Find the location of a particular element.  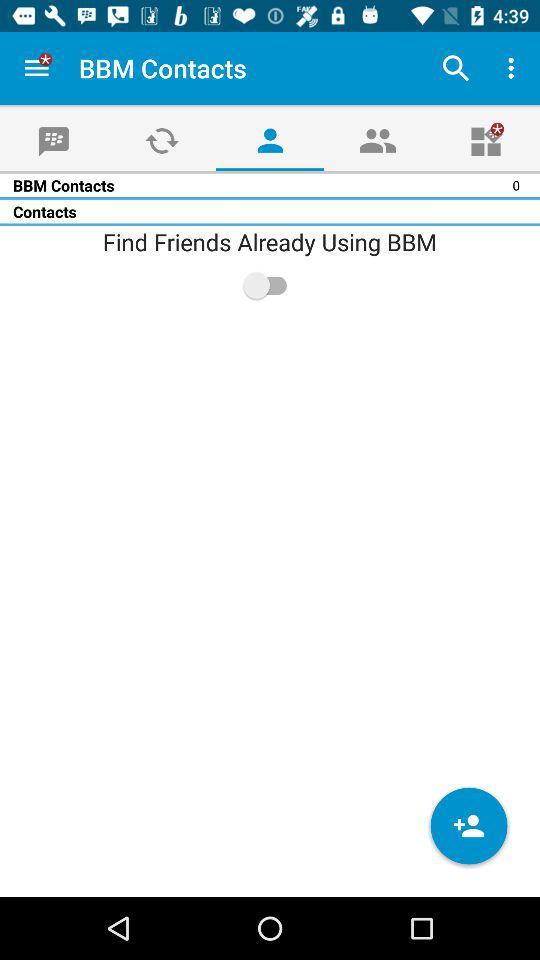

the group icon is located at coordinates (378, 139).